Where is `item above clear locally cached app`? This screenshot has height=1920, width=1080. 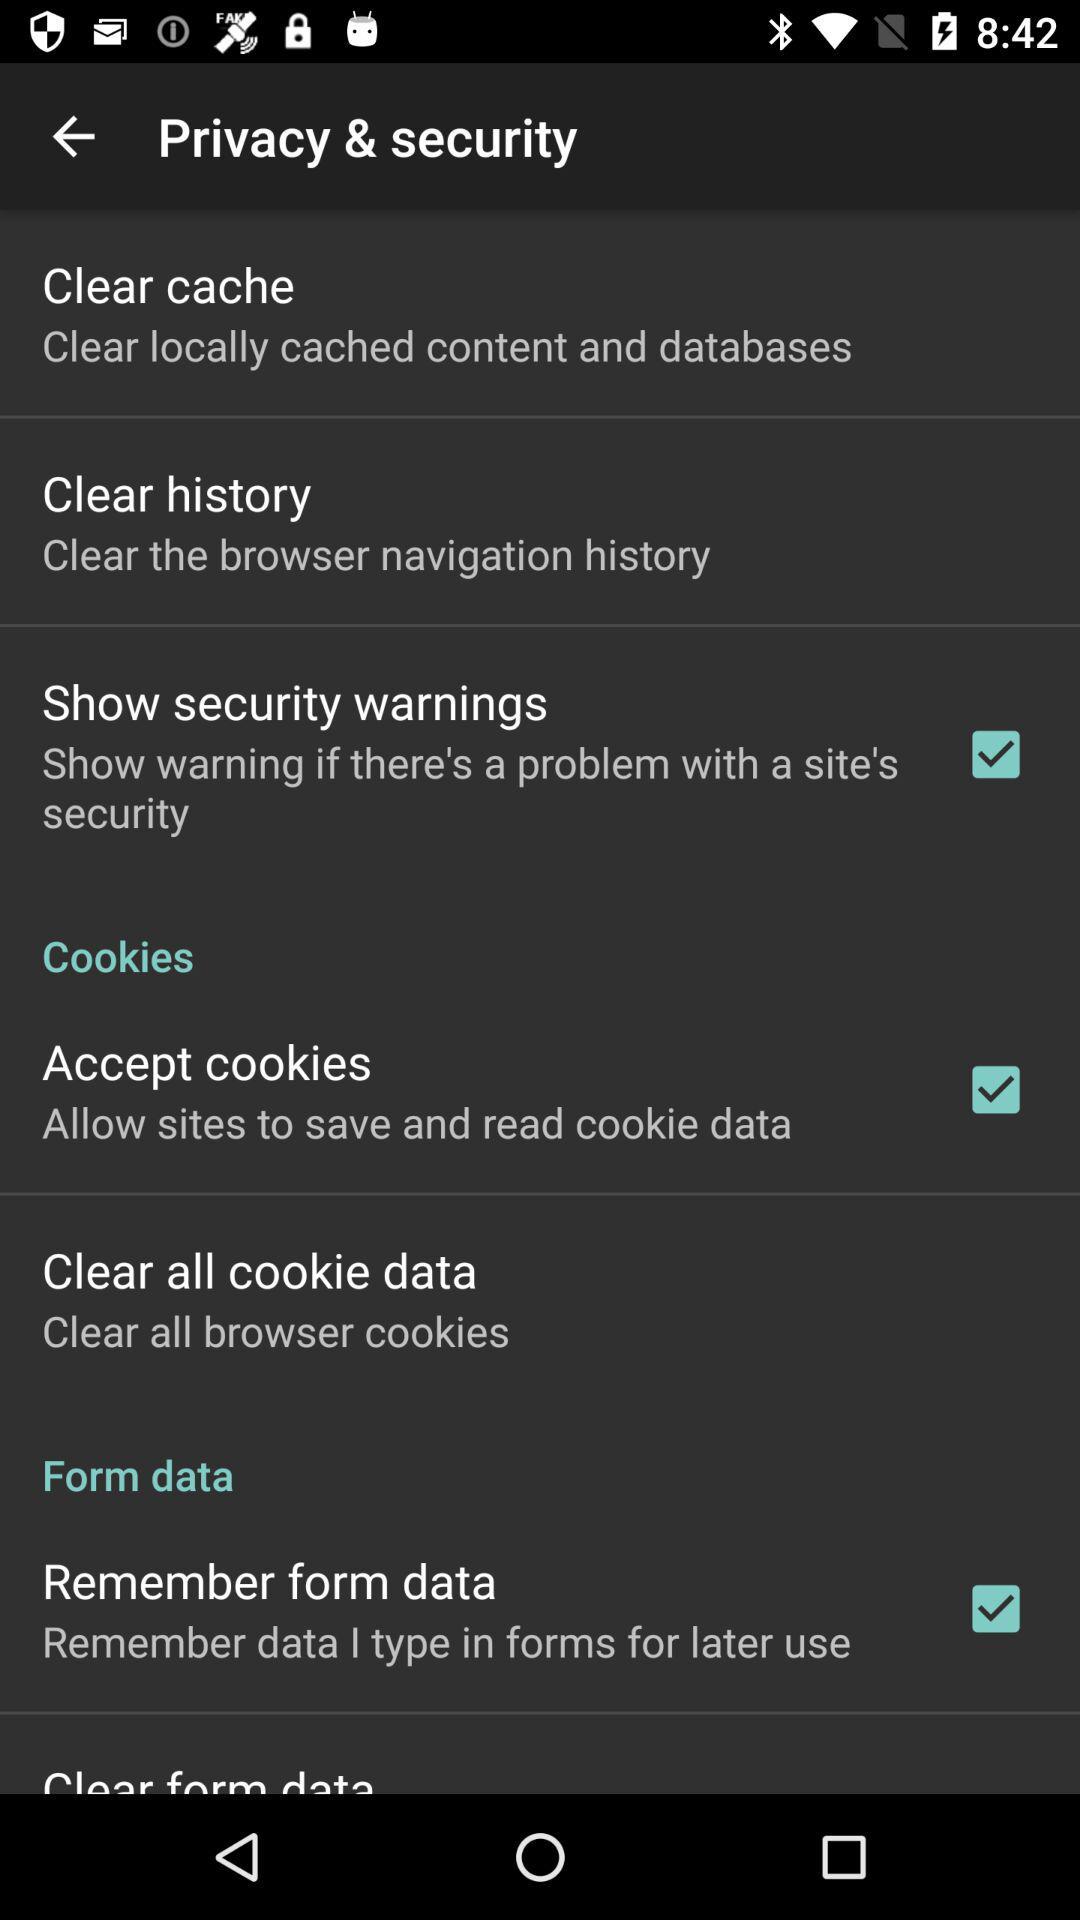 item above clear locally cached app is located at coordinates (167, 283).